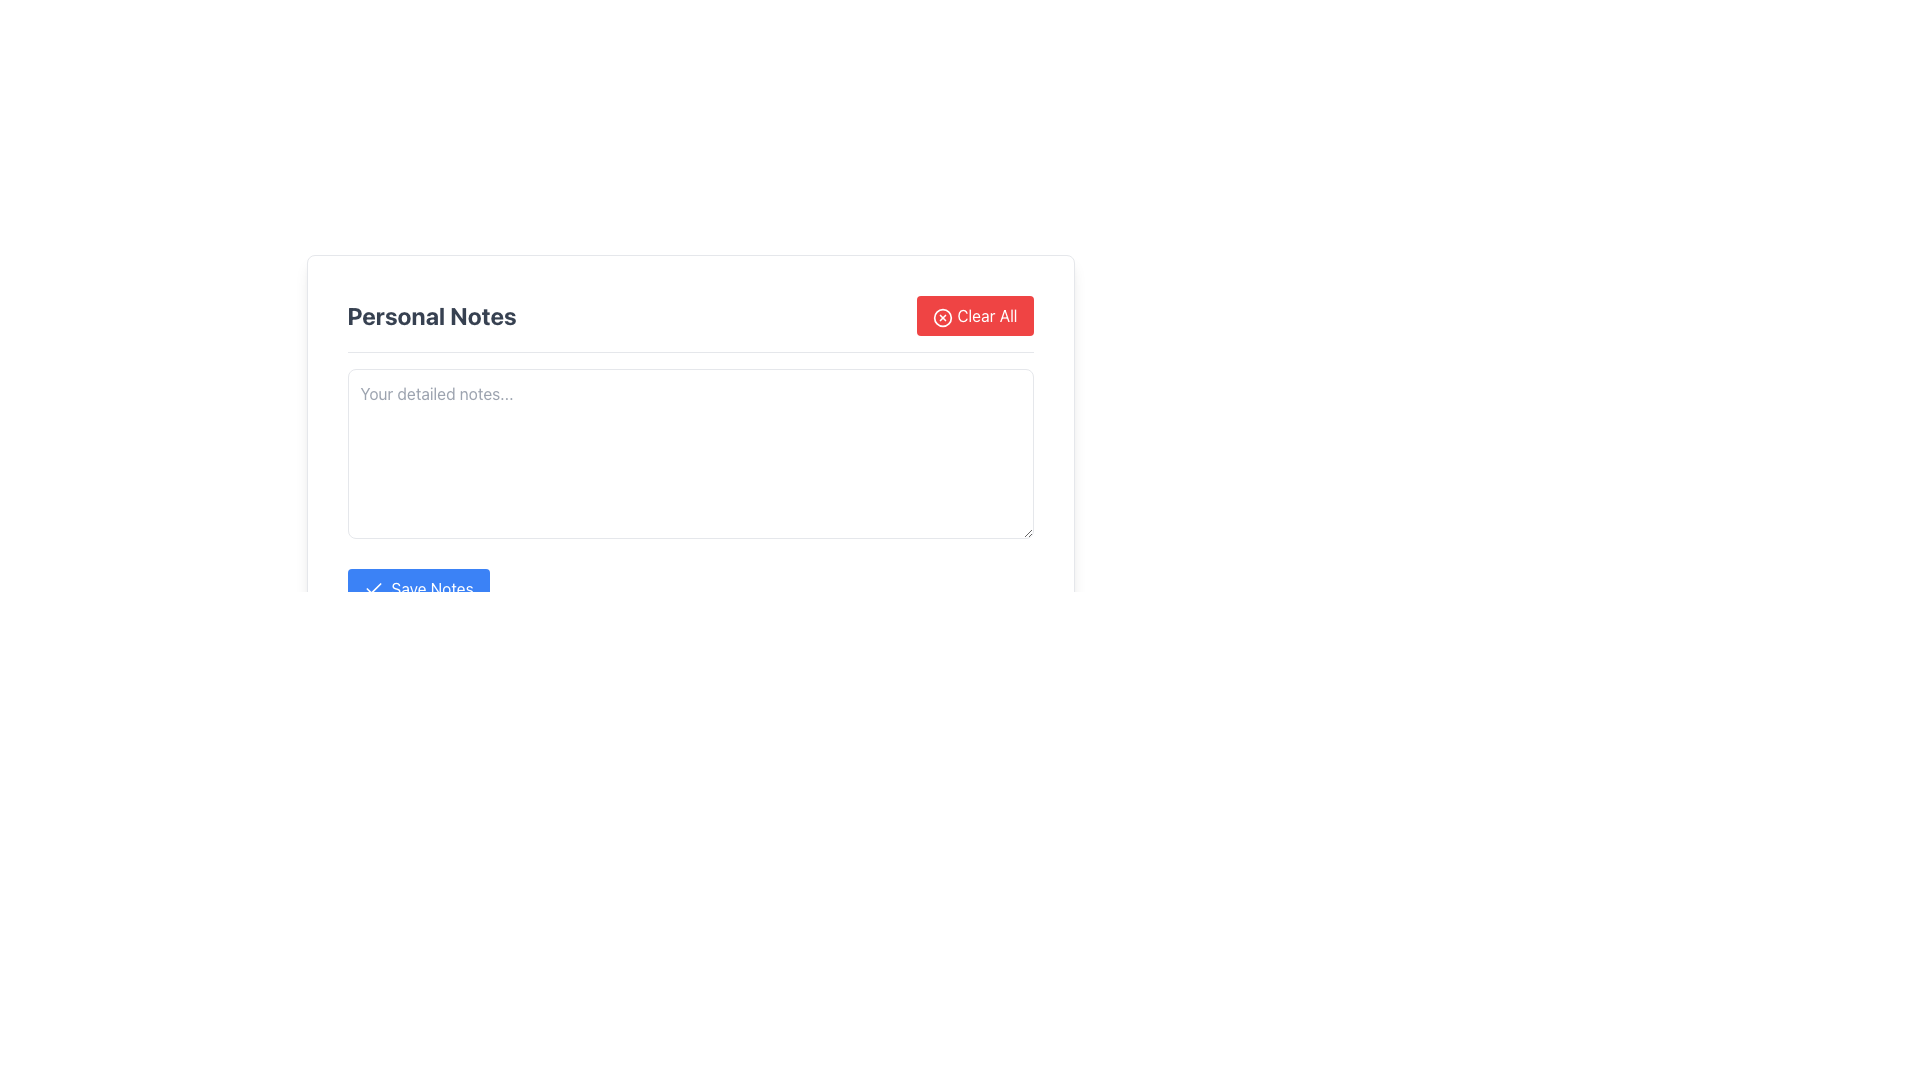 The width and height of the screenshot is (1920, 1080). I want to click on the SVG Circle element within the 'Clear All' button in the top-right corner of the 'Personal Notes' panel, so click(942, 316).